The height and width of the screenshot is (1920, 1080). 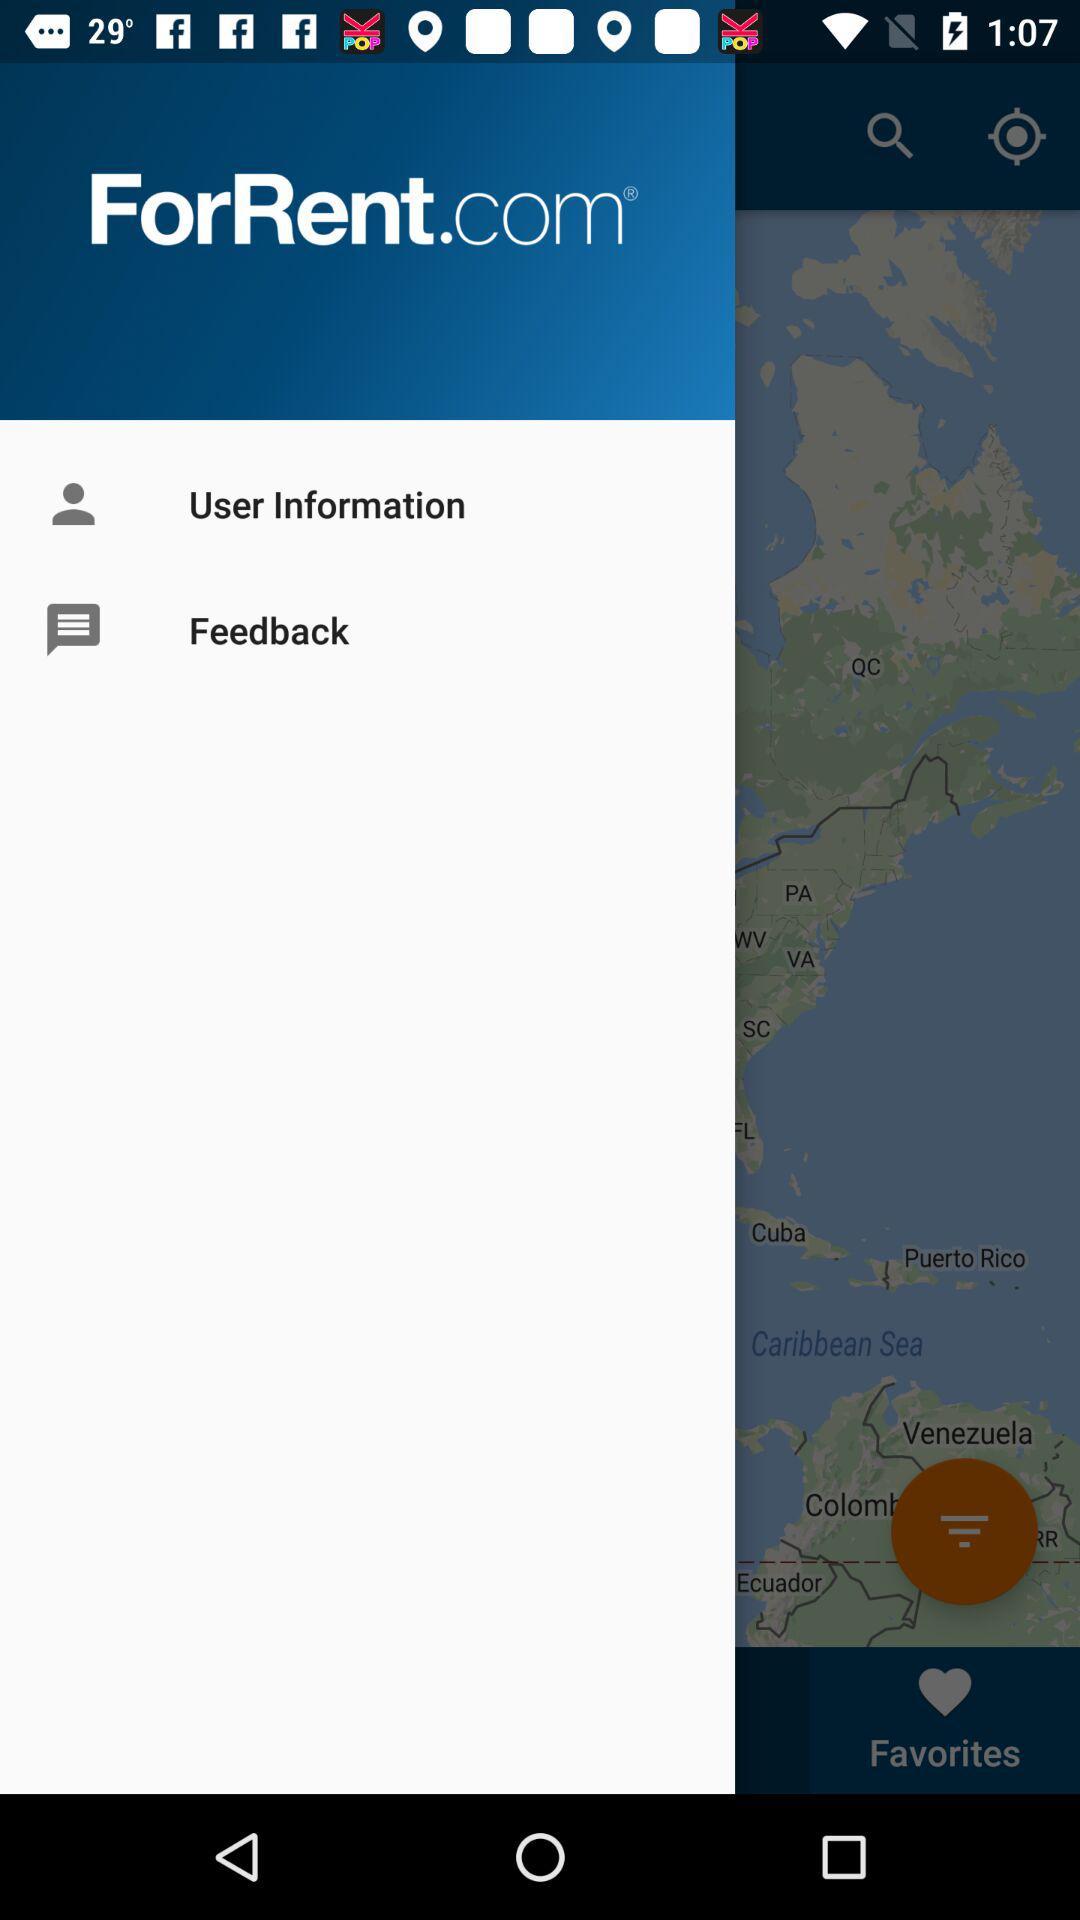 What do you see at coordinates (945, 1719) in the screenshot?
I see `right corner text from bottom` at bounding box center [945, 1719].